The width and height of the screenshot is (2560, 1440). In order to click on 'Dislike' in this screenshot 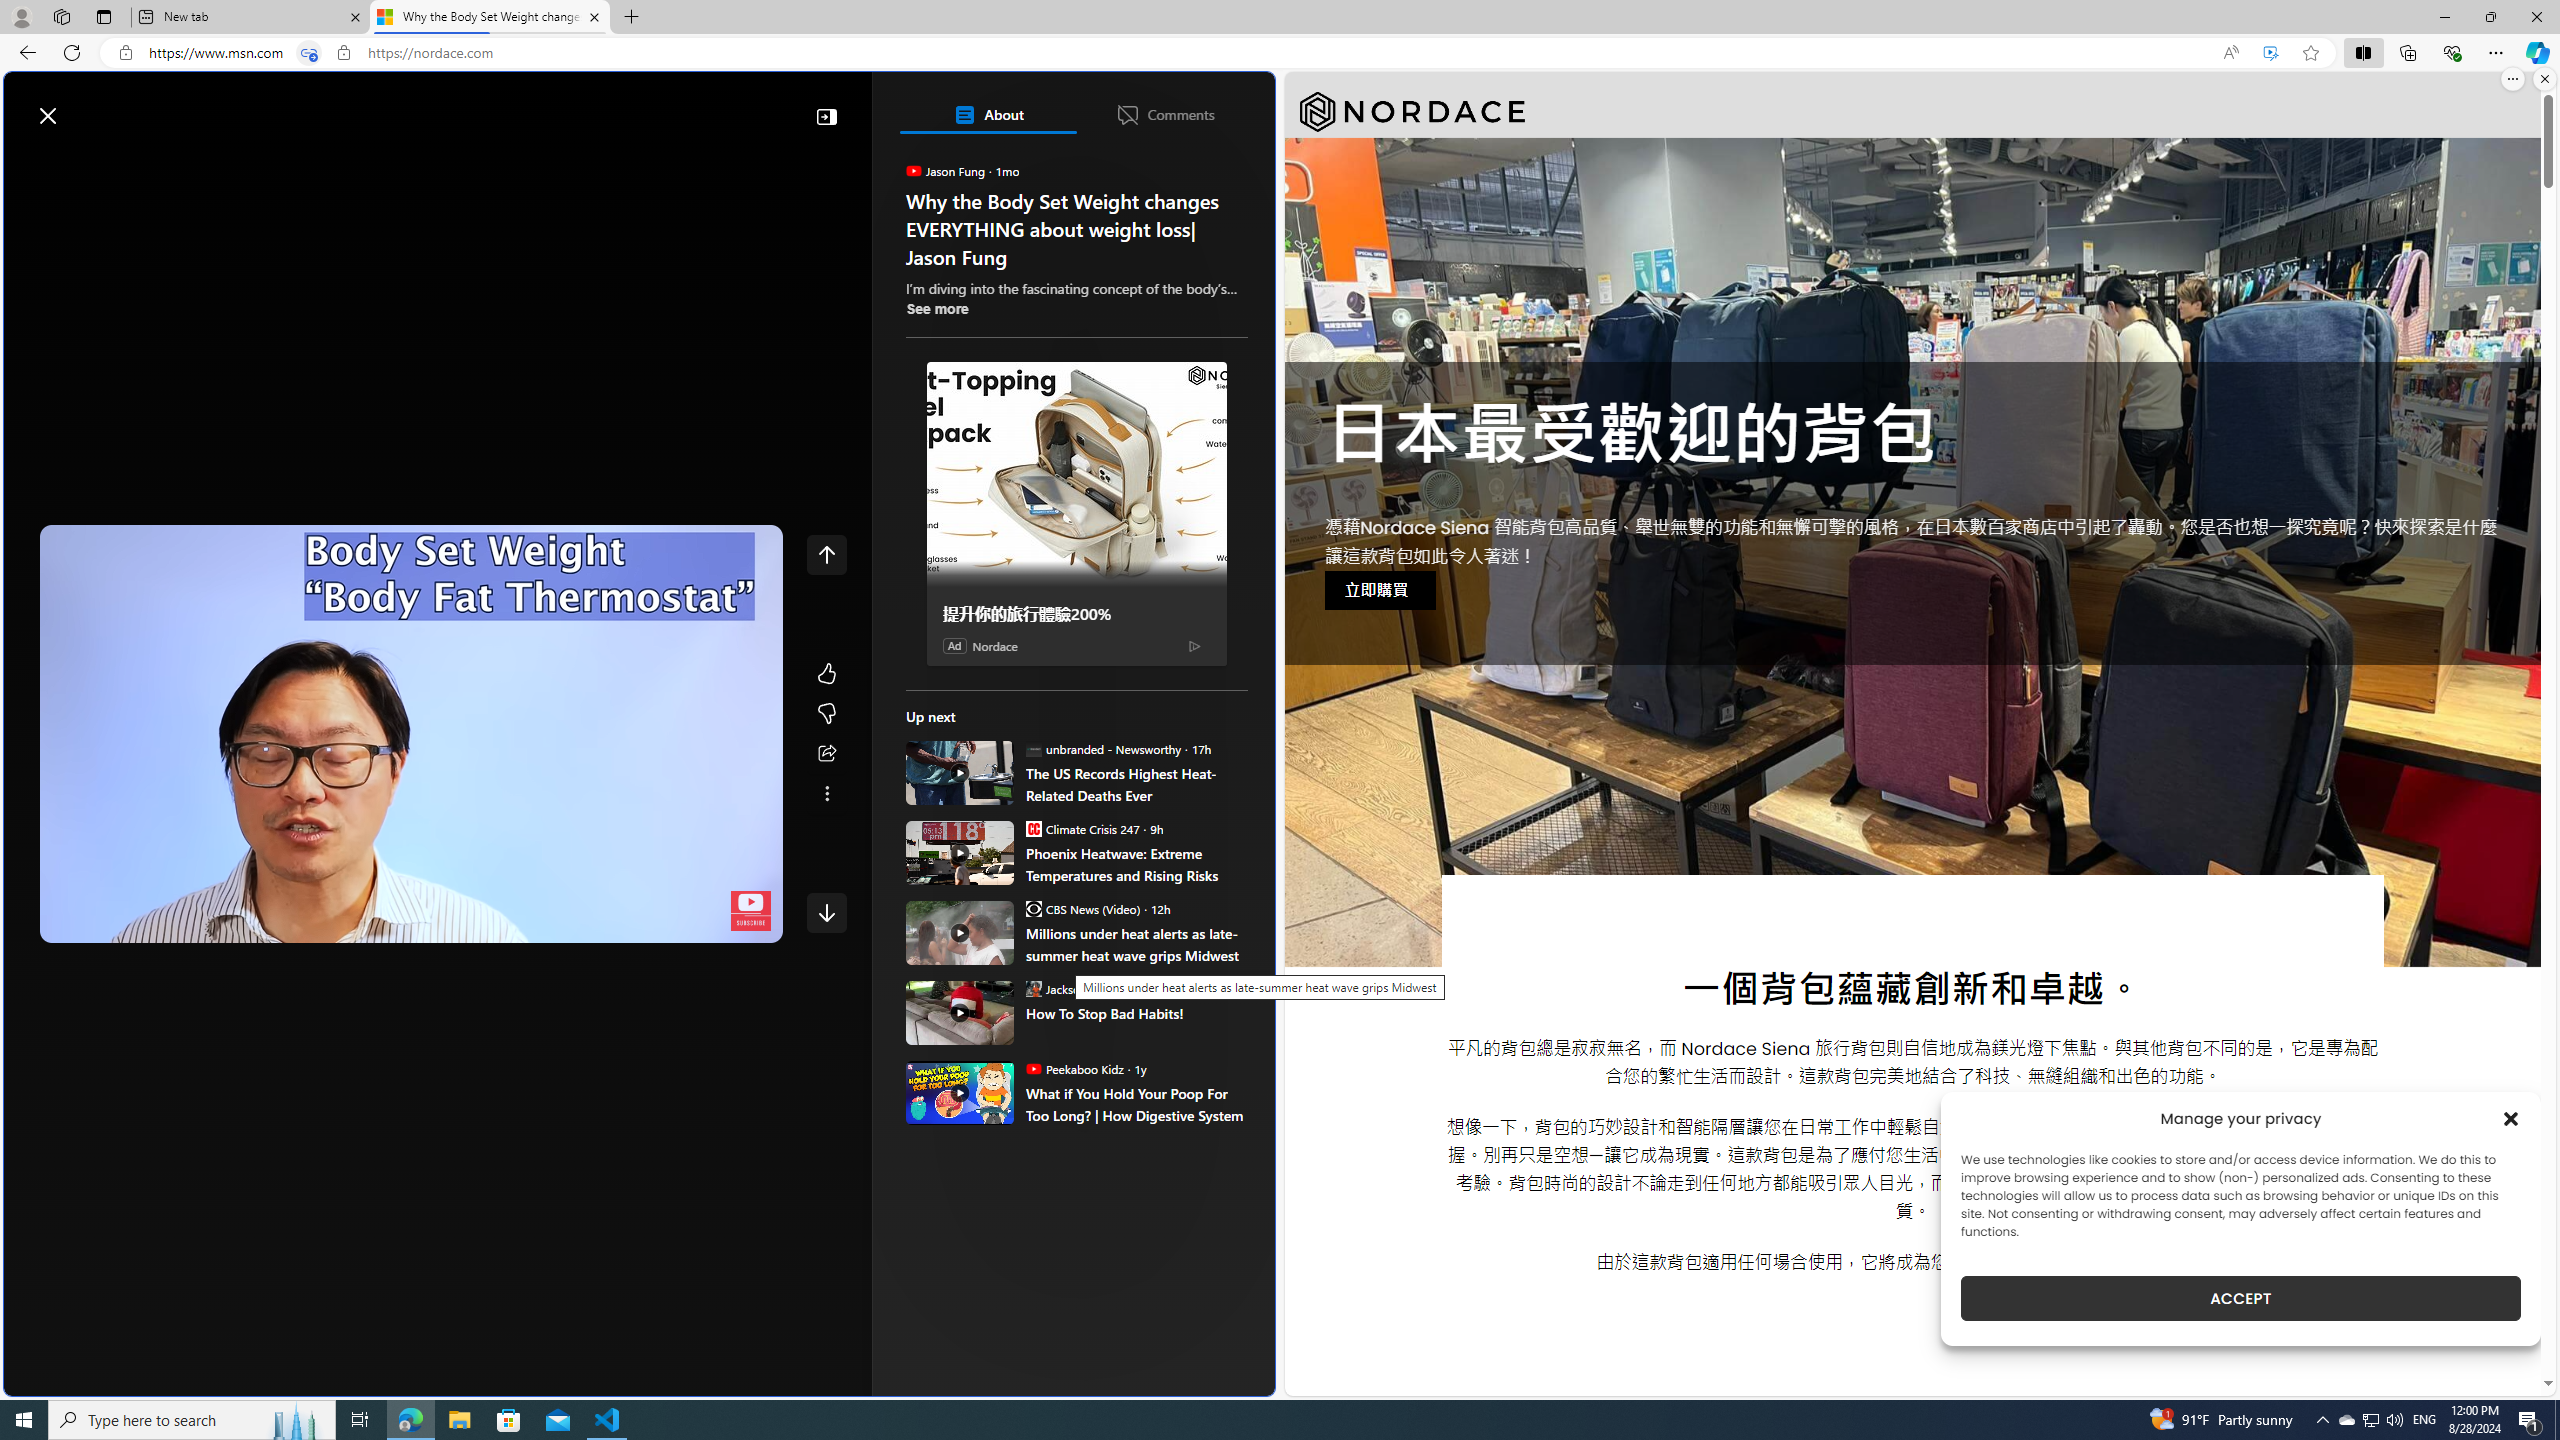, I will do `click(826, 713)`.